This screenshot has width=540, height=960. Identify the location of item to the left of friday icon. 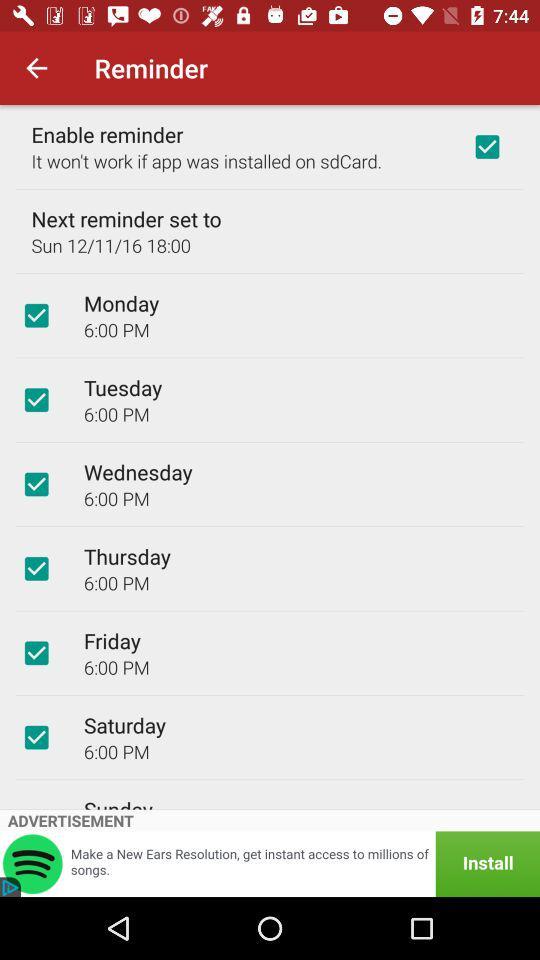
(36, 652).